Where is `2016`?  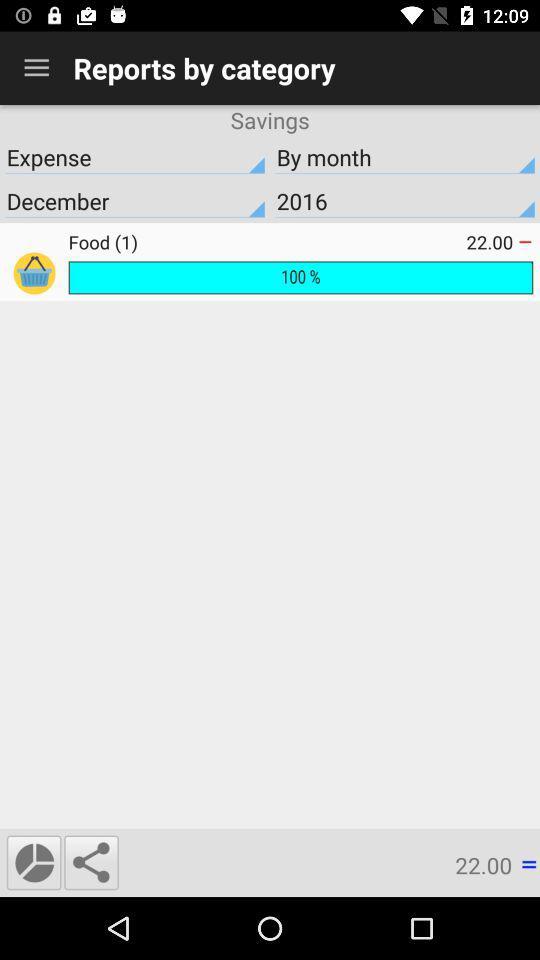 2016 is located at coordinates (405, 201).